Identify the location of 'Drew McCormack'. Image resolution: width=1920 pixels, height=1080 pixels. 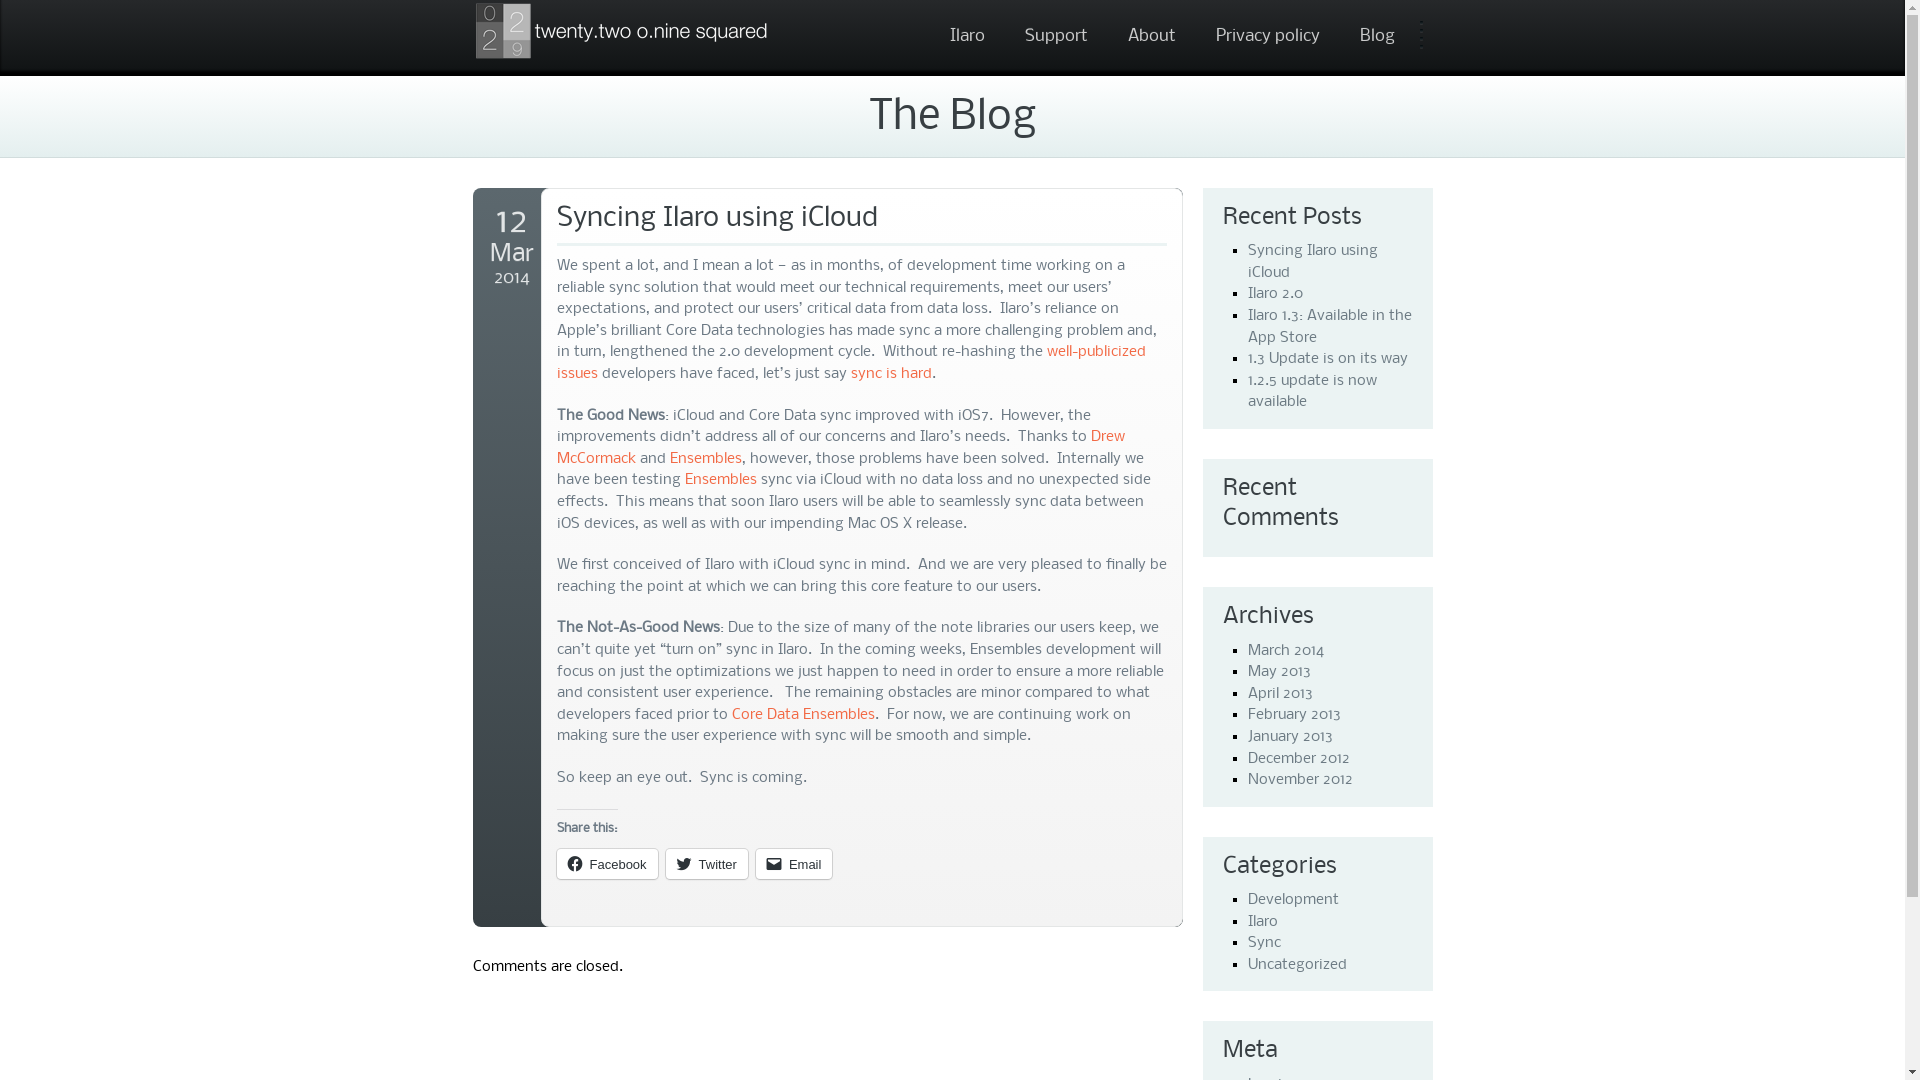
(840, 446).